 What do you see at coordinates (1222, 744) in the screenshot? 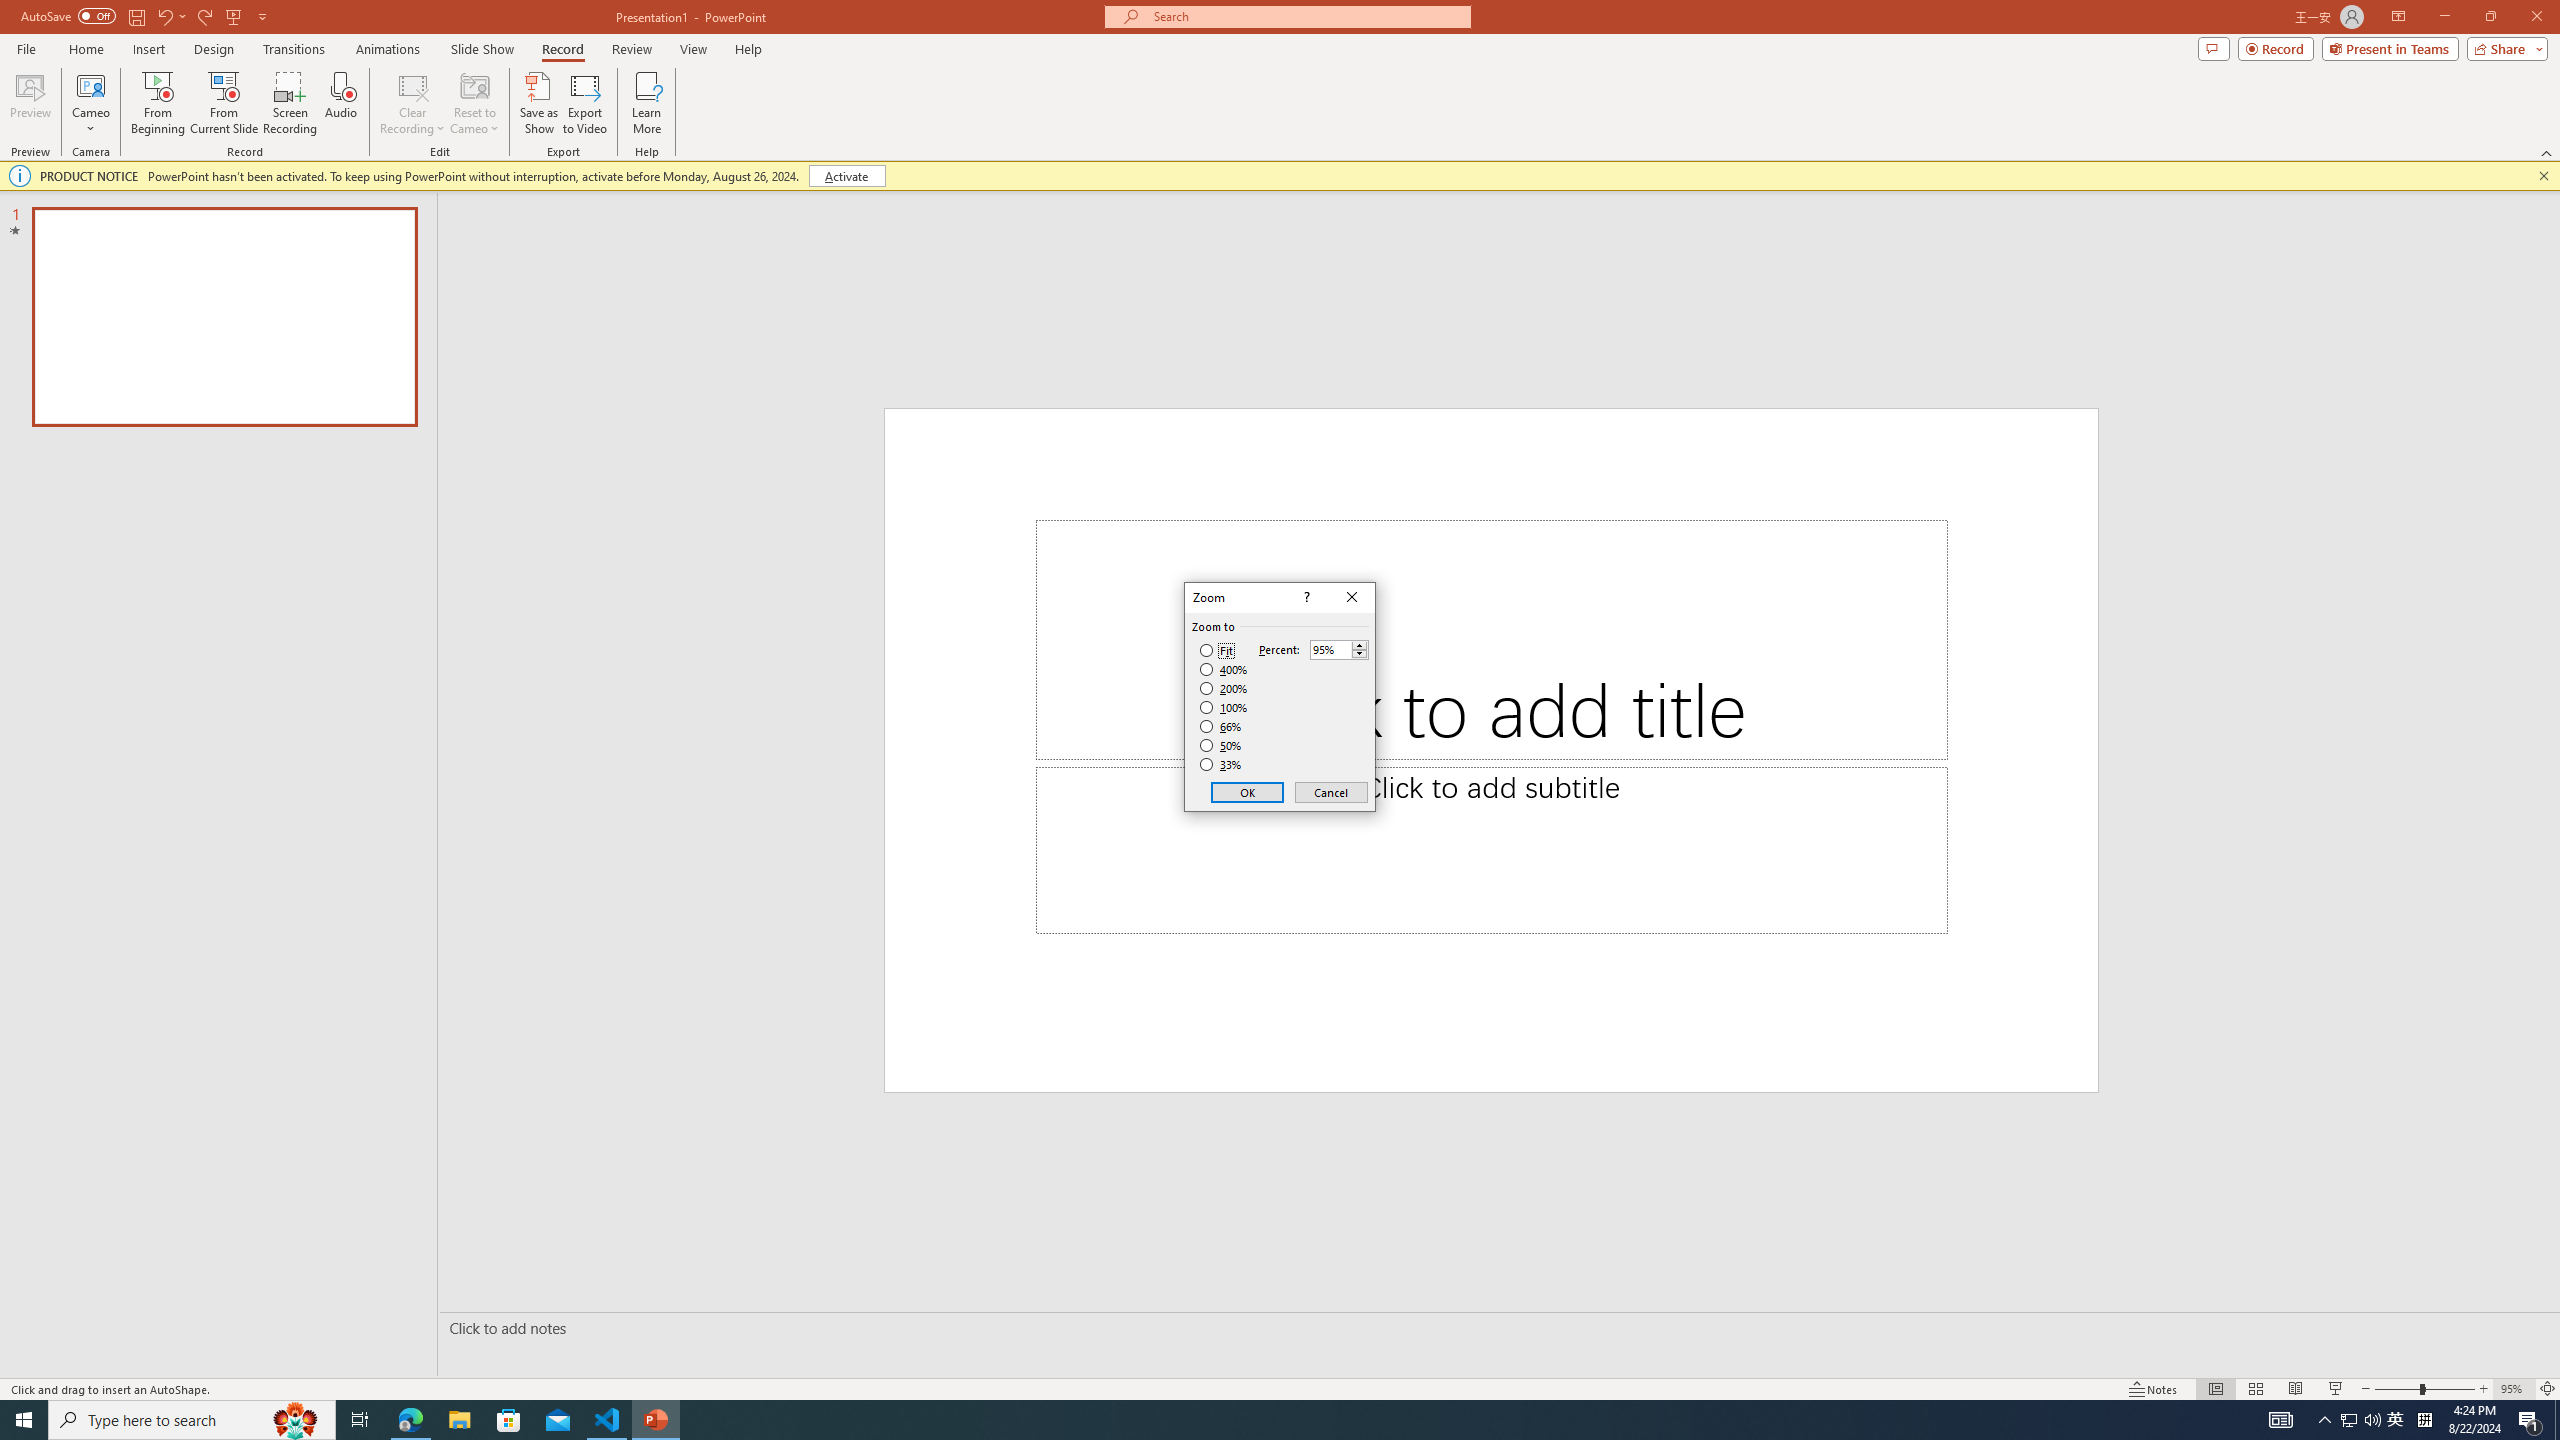
I see `'50%'` at bounding box center [1222, 744].